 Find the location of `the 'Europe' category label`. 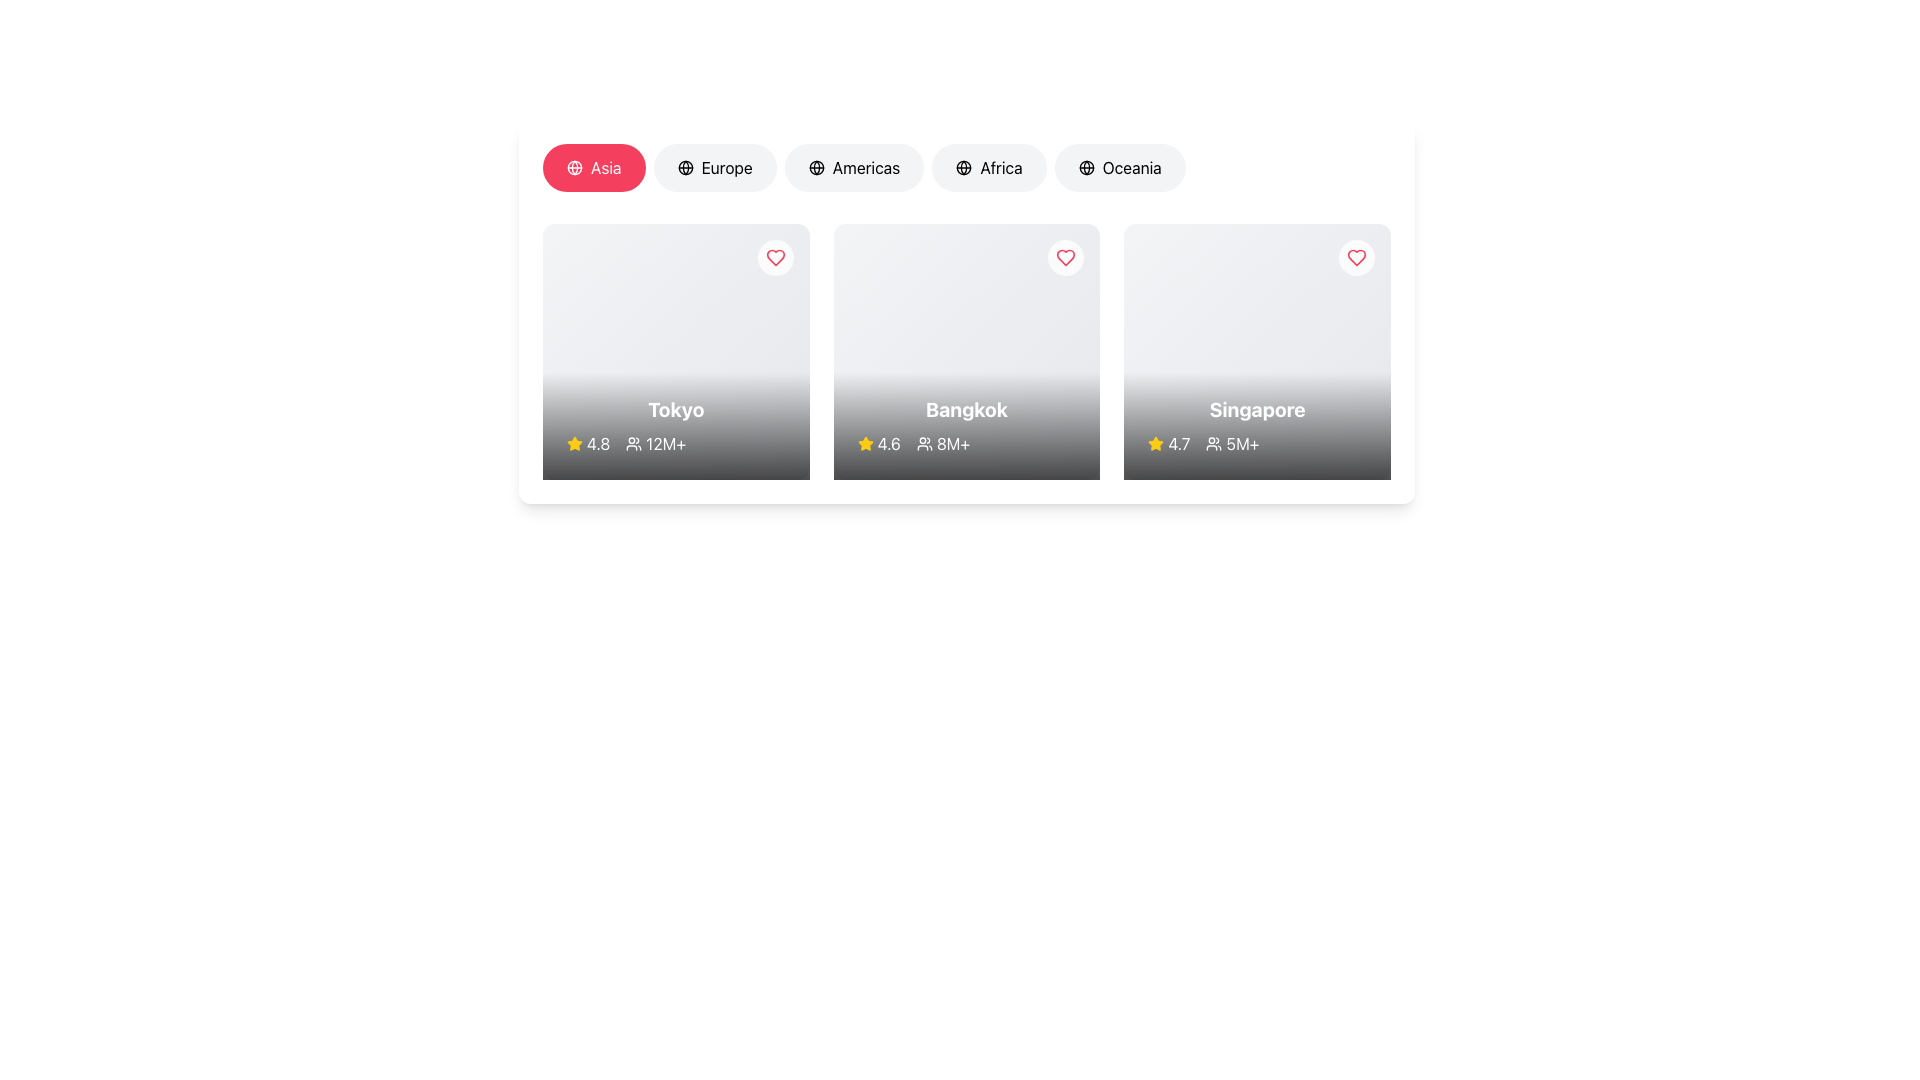

the 'Europe' category label is located at coordinates (725, 167).